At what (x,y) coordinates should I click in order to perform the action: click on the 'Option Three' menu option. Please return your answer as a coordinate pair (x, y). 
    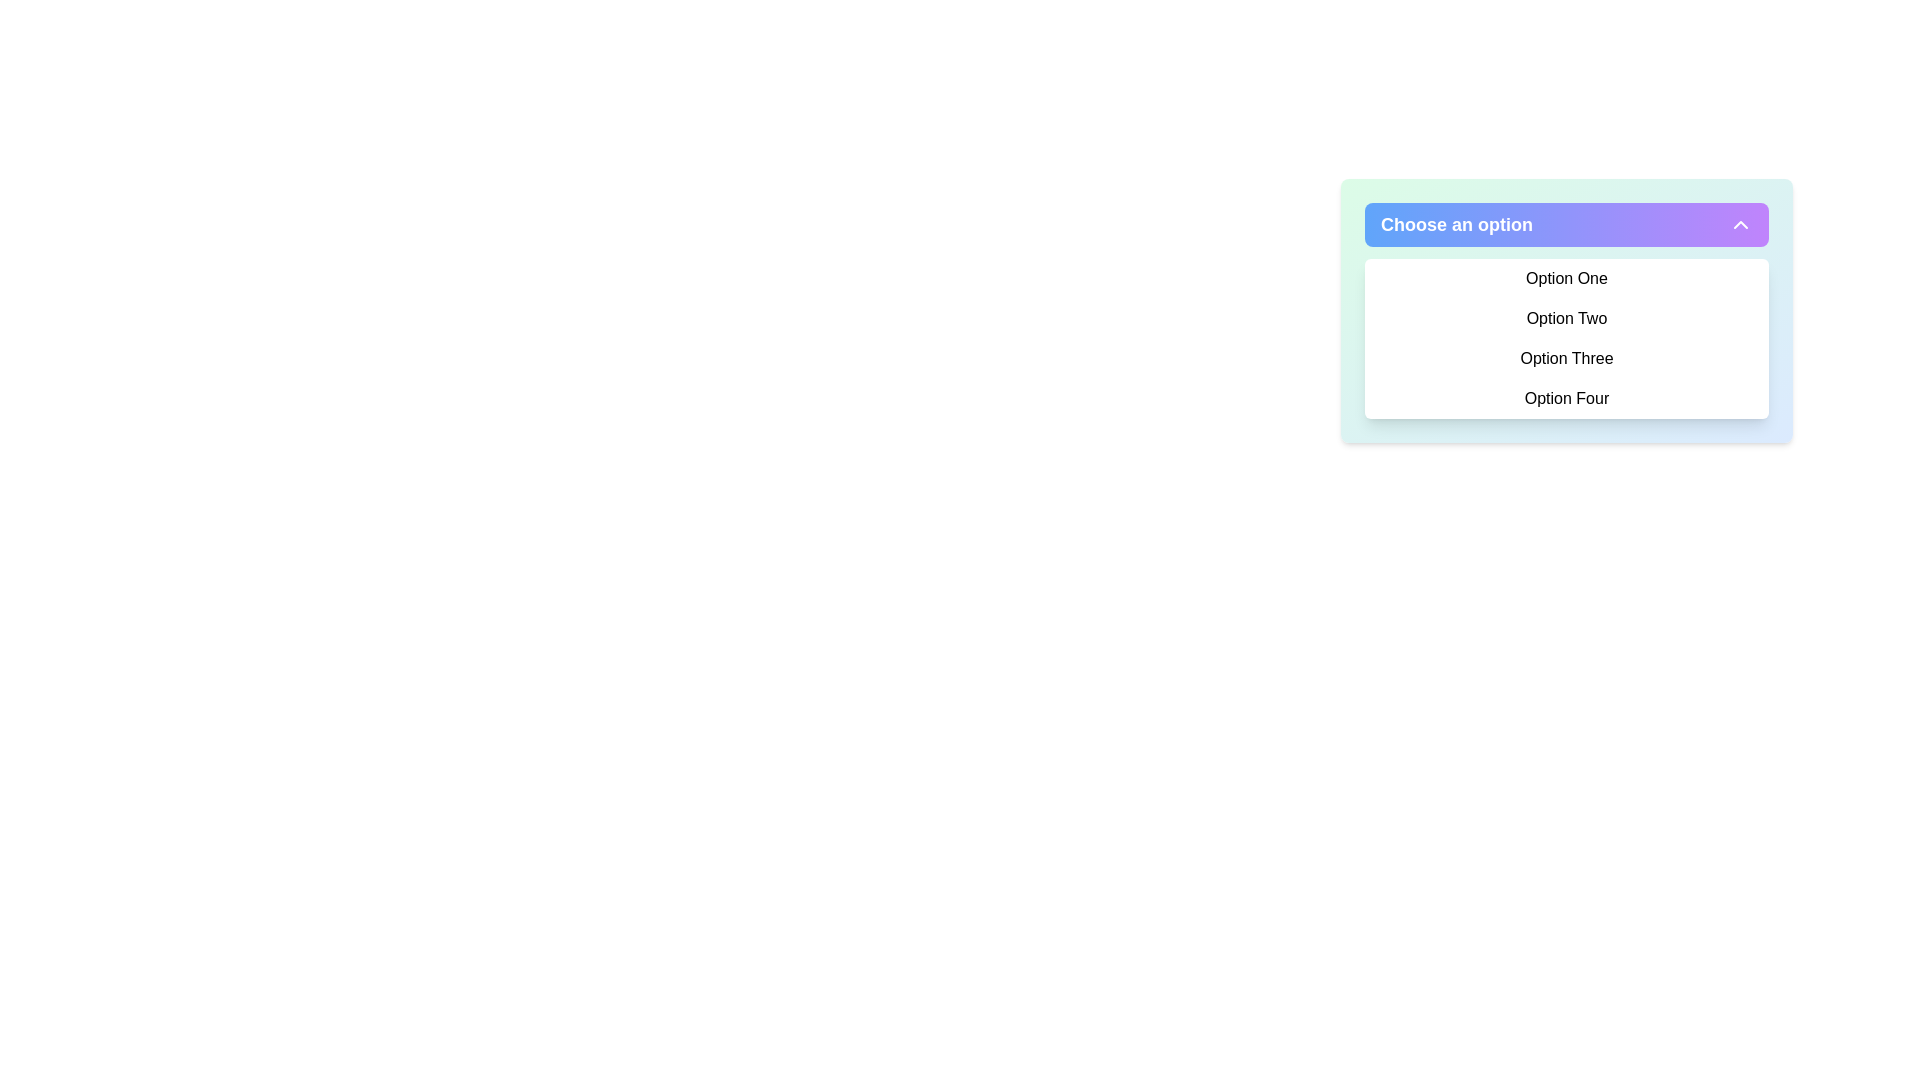
    Looking at the image, I should click on (1565, 357).